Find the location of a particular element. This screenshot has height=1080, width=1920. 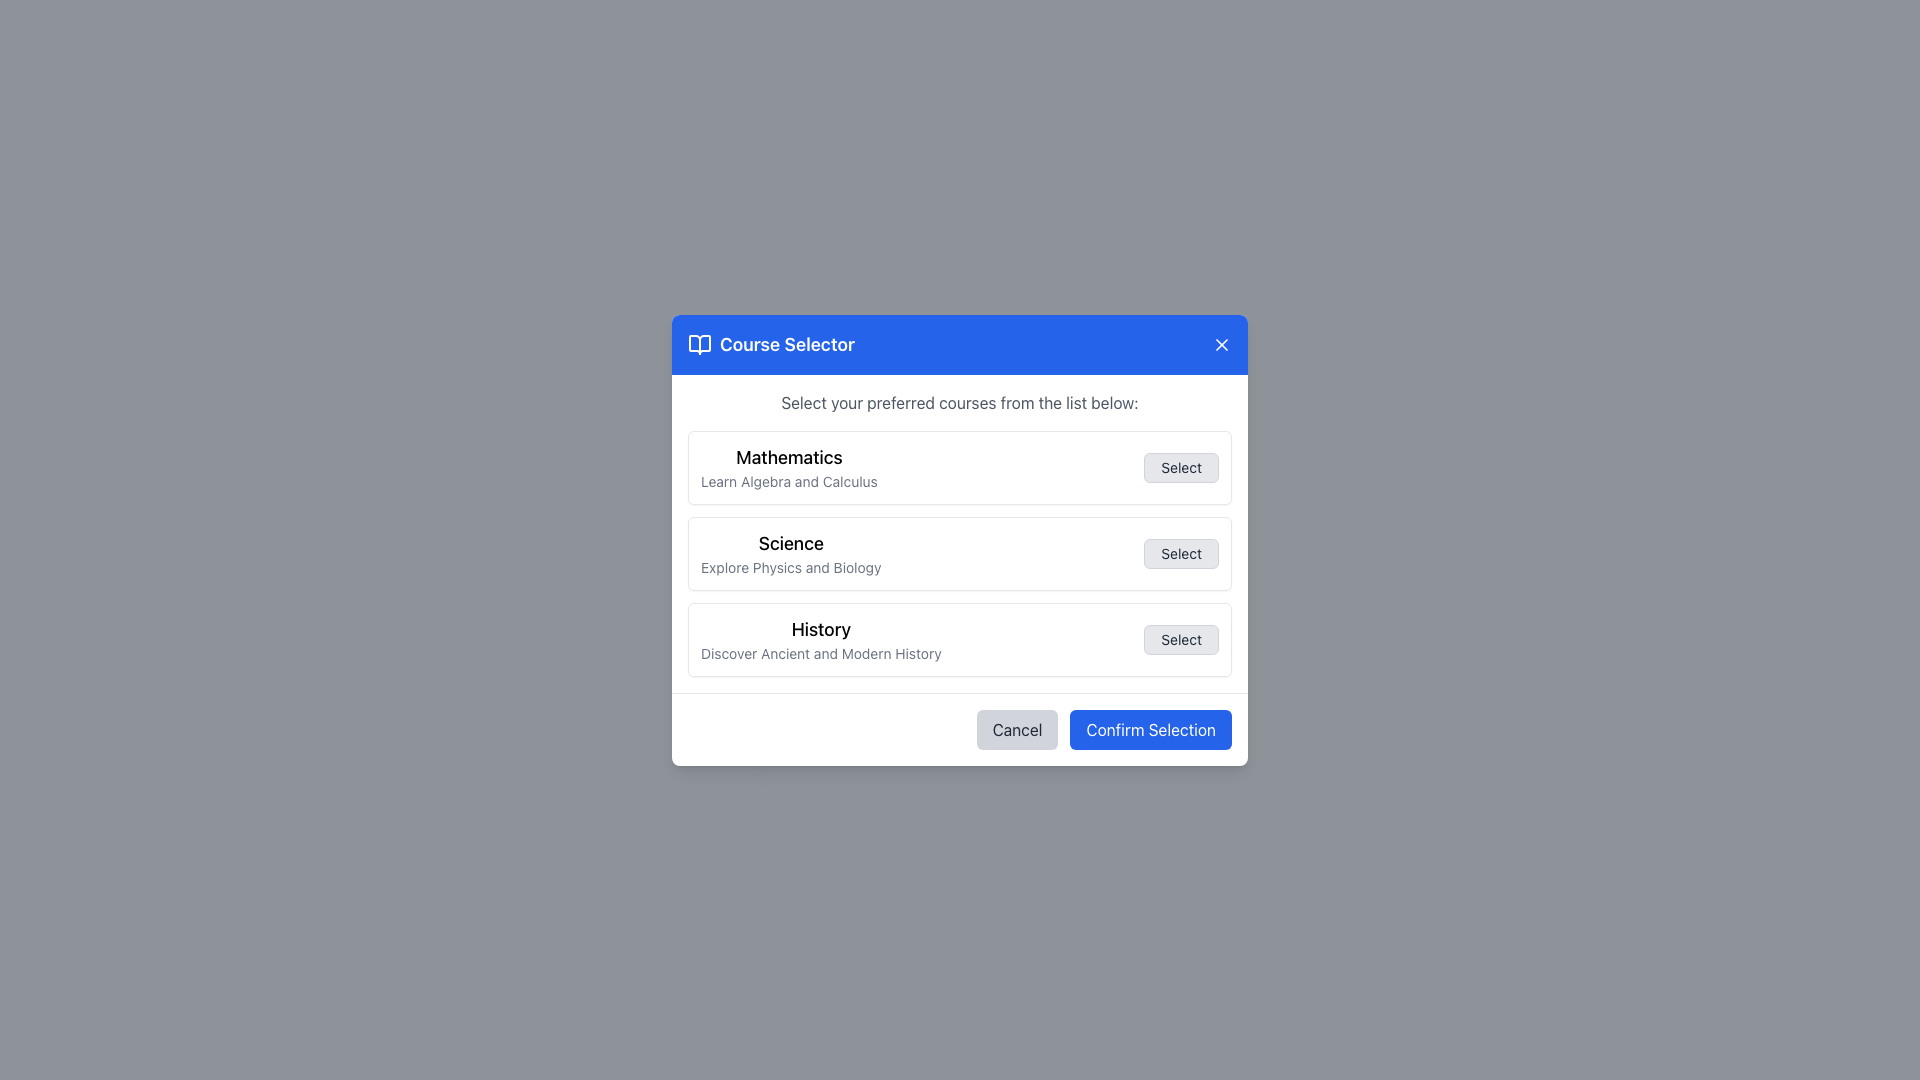

the 'Cancel' button located near the bottom-center of the interface, which has a light gray background and dark gray text is located at coordinates (1017, 729).